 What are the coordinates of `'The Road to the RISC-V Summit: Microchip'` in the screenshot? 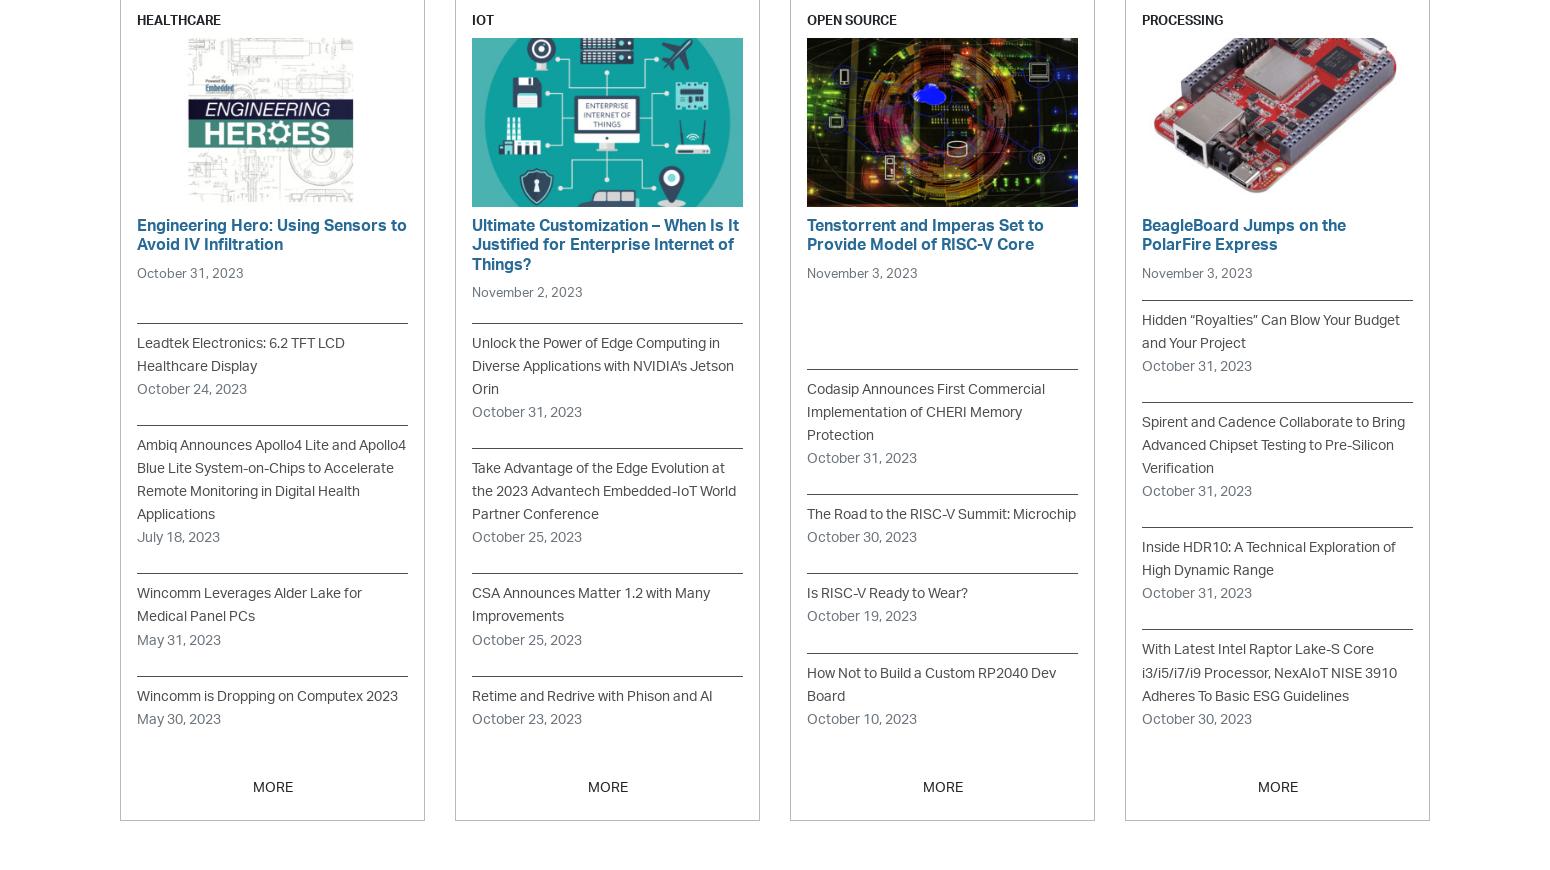 It's located at (940, 513).